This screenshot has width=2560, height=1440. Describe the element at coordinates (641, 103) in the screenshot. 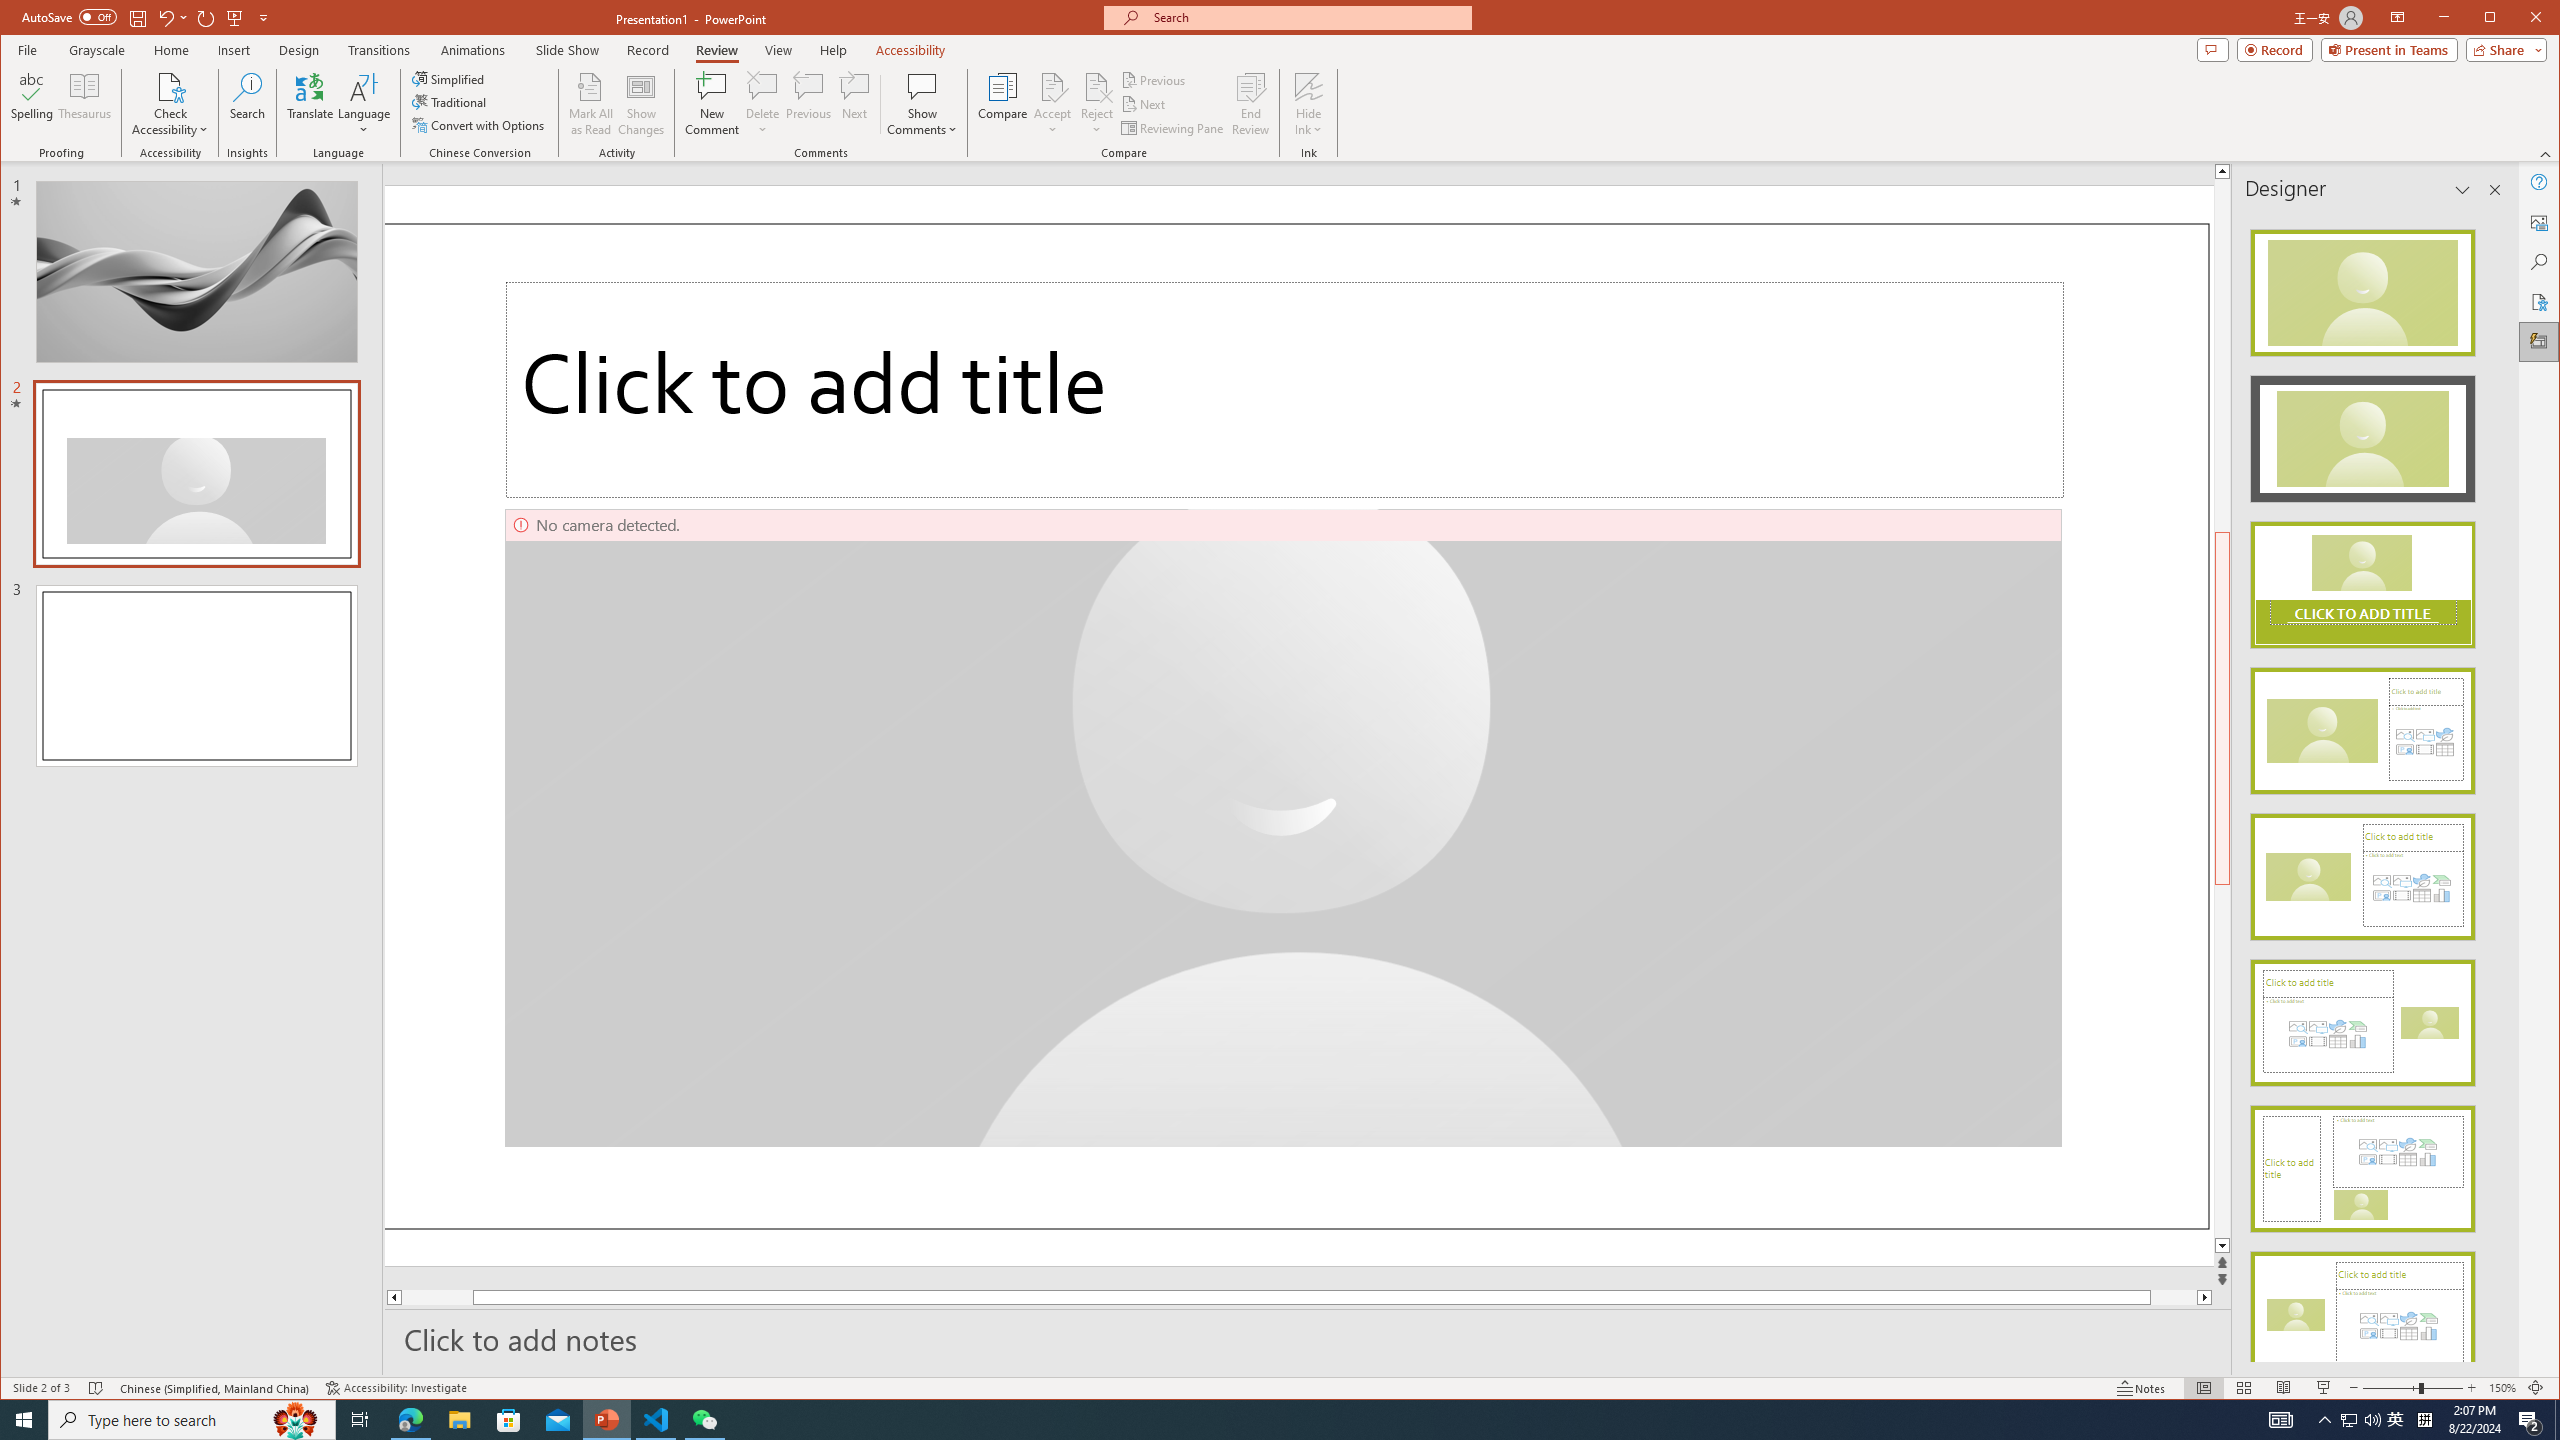

I see `'Show Changes'` at that location.